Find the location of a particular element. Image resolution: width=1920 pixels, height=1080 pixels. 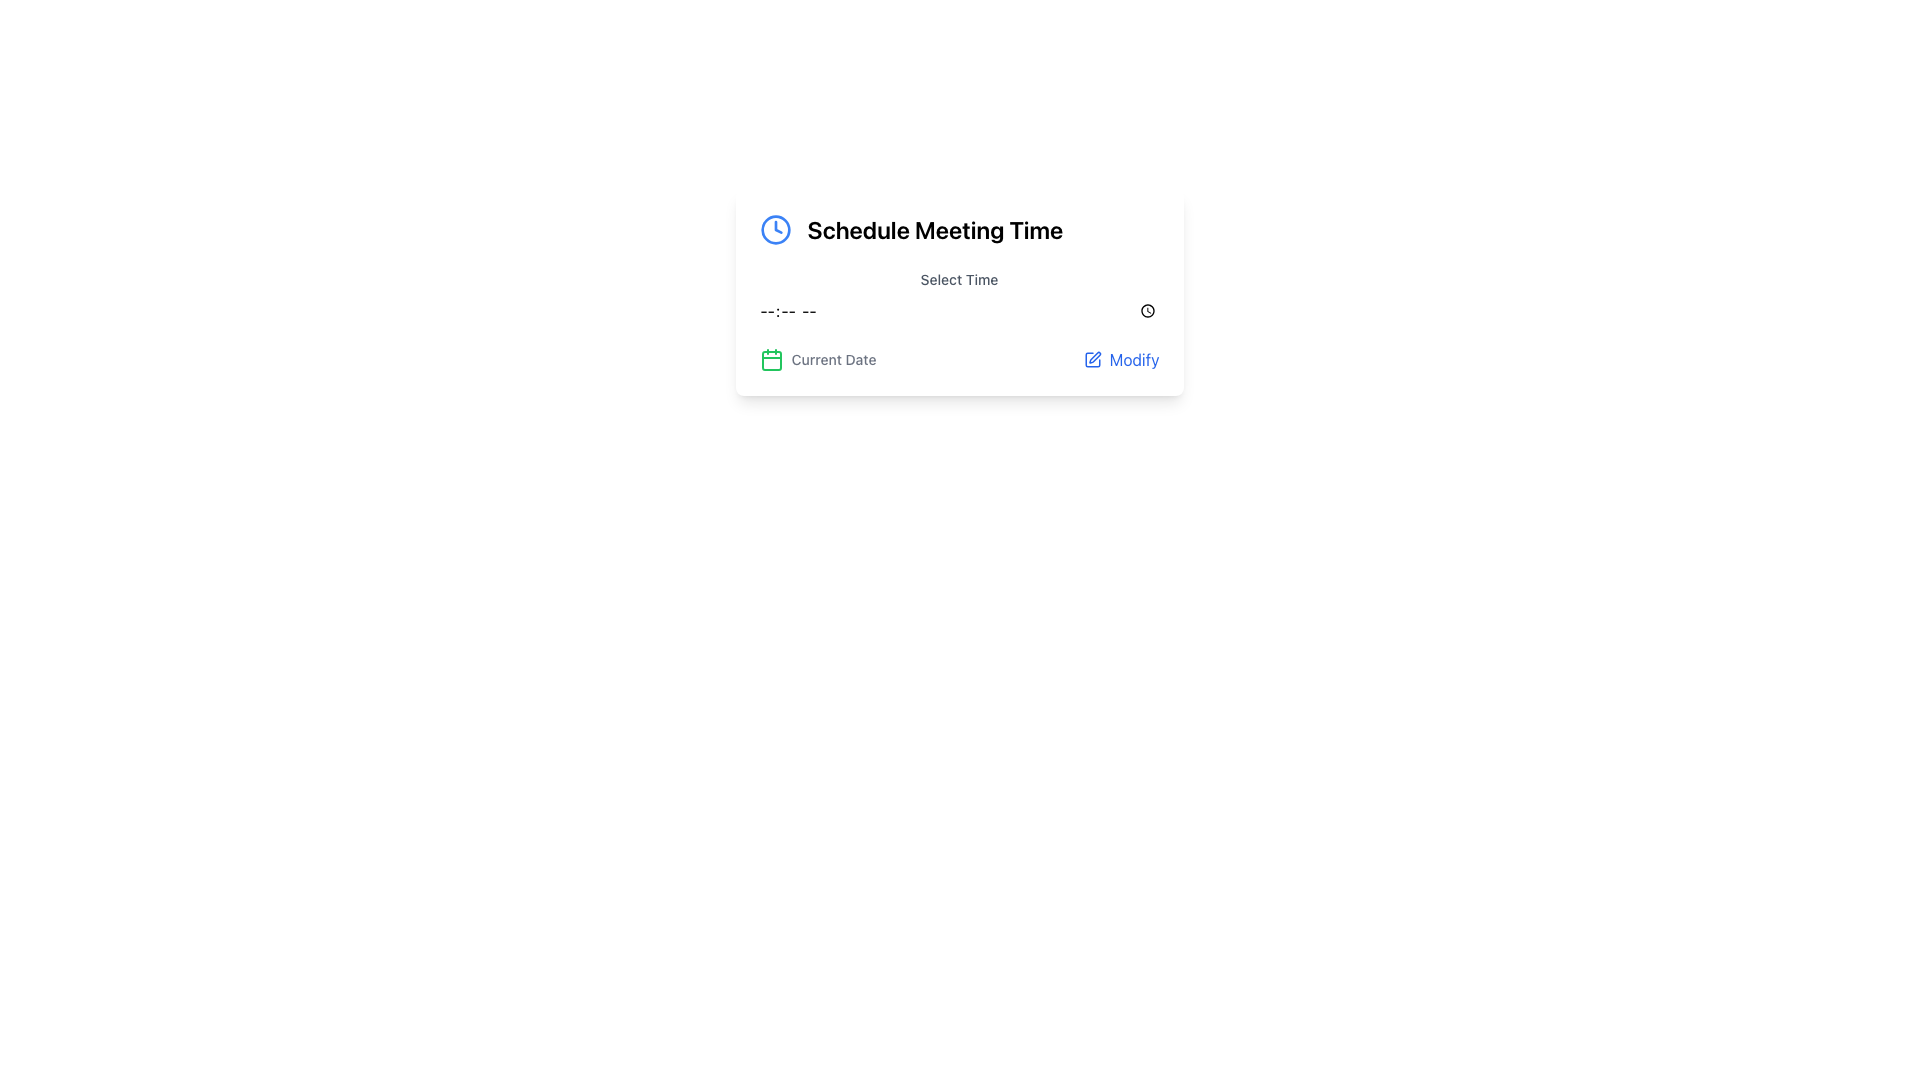

the blue clock icon is located at coordinates (774, 229).